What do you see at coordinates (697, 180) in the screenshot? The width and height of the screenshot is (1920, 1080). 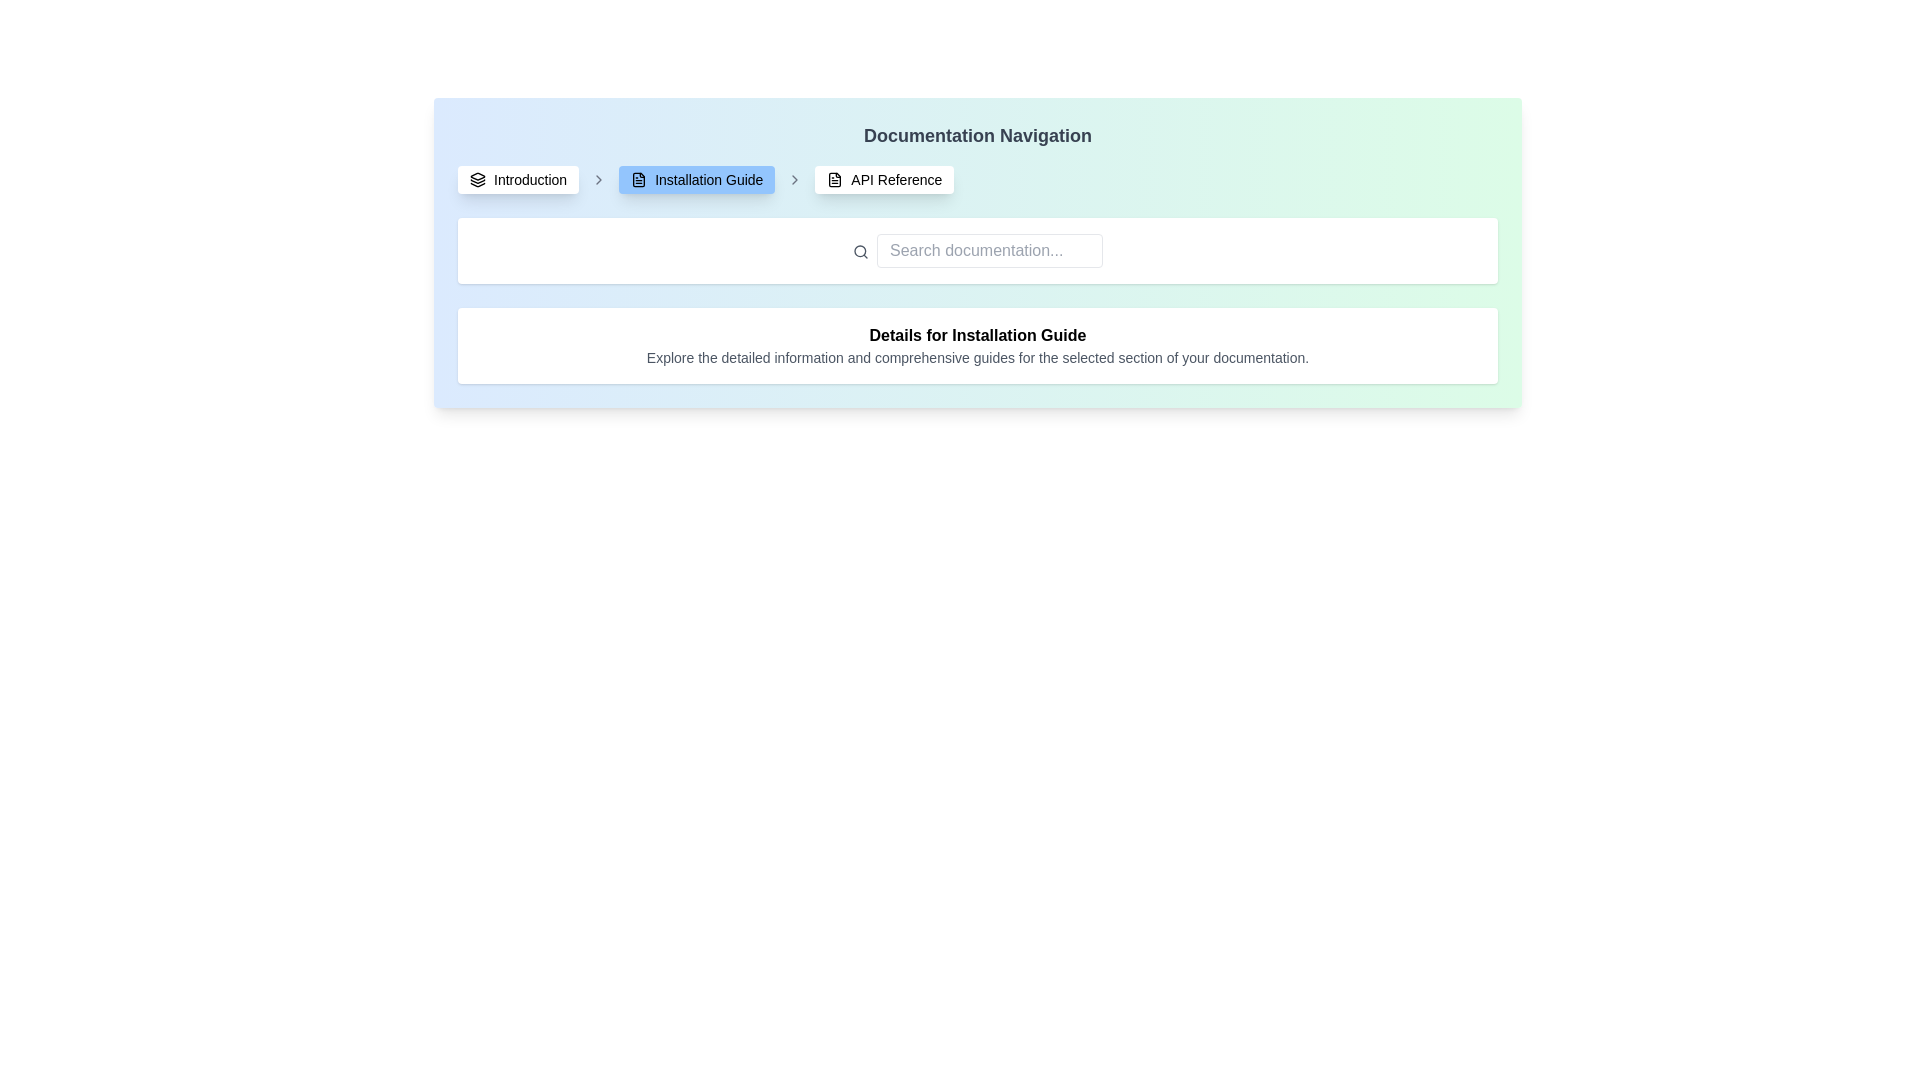 I see `the 'Installation Guide' button, which is a rounded rectangular button with a blue background, located in the horizontal navigation bar between the 'Introduction' and 'API Reference' buttons` at bounding box center [697, 180].